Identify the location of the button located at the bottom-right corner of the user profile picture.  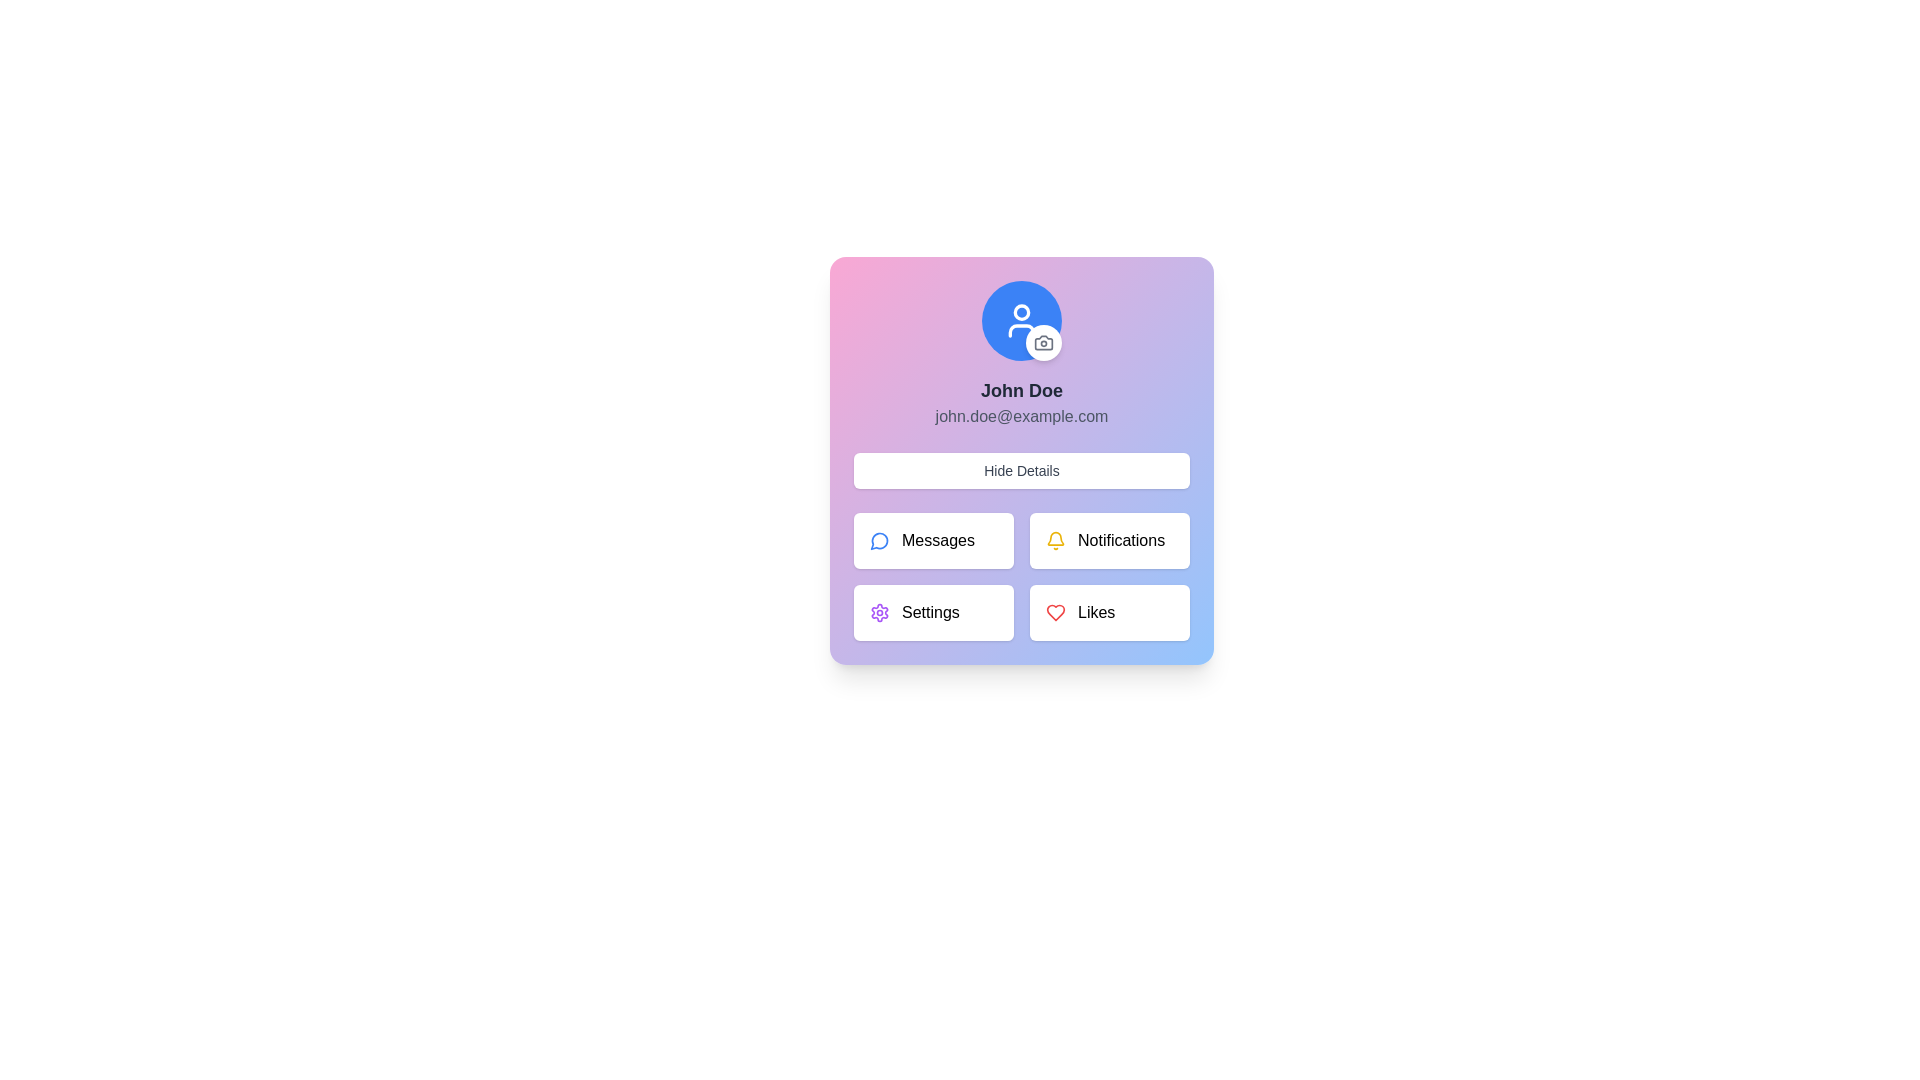
(1042, 342).